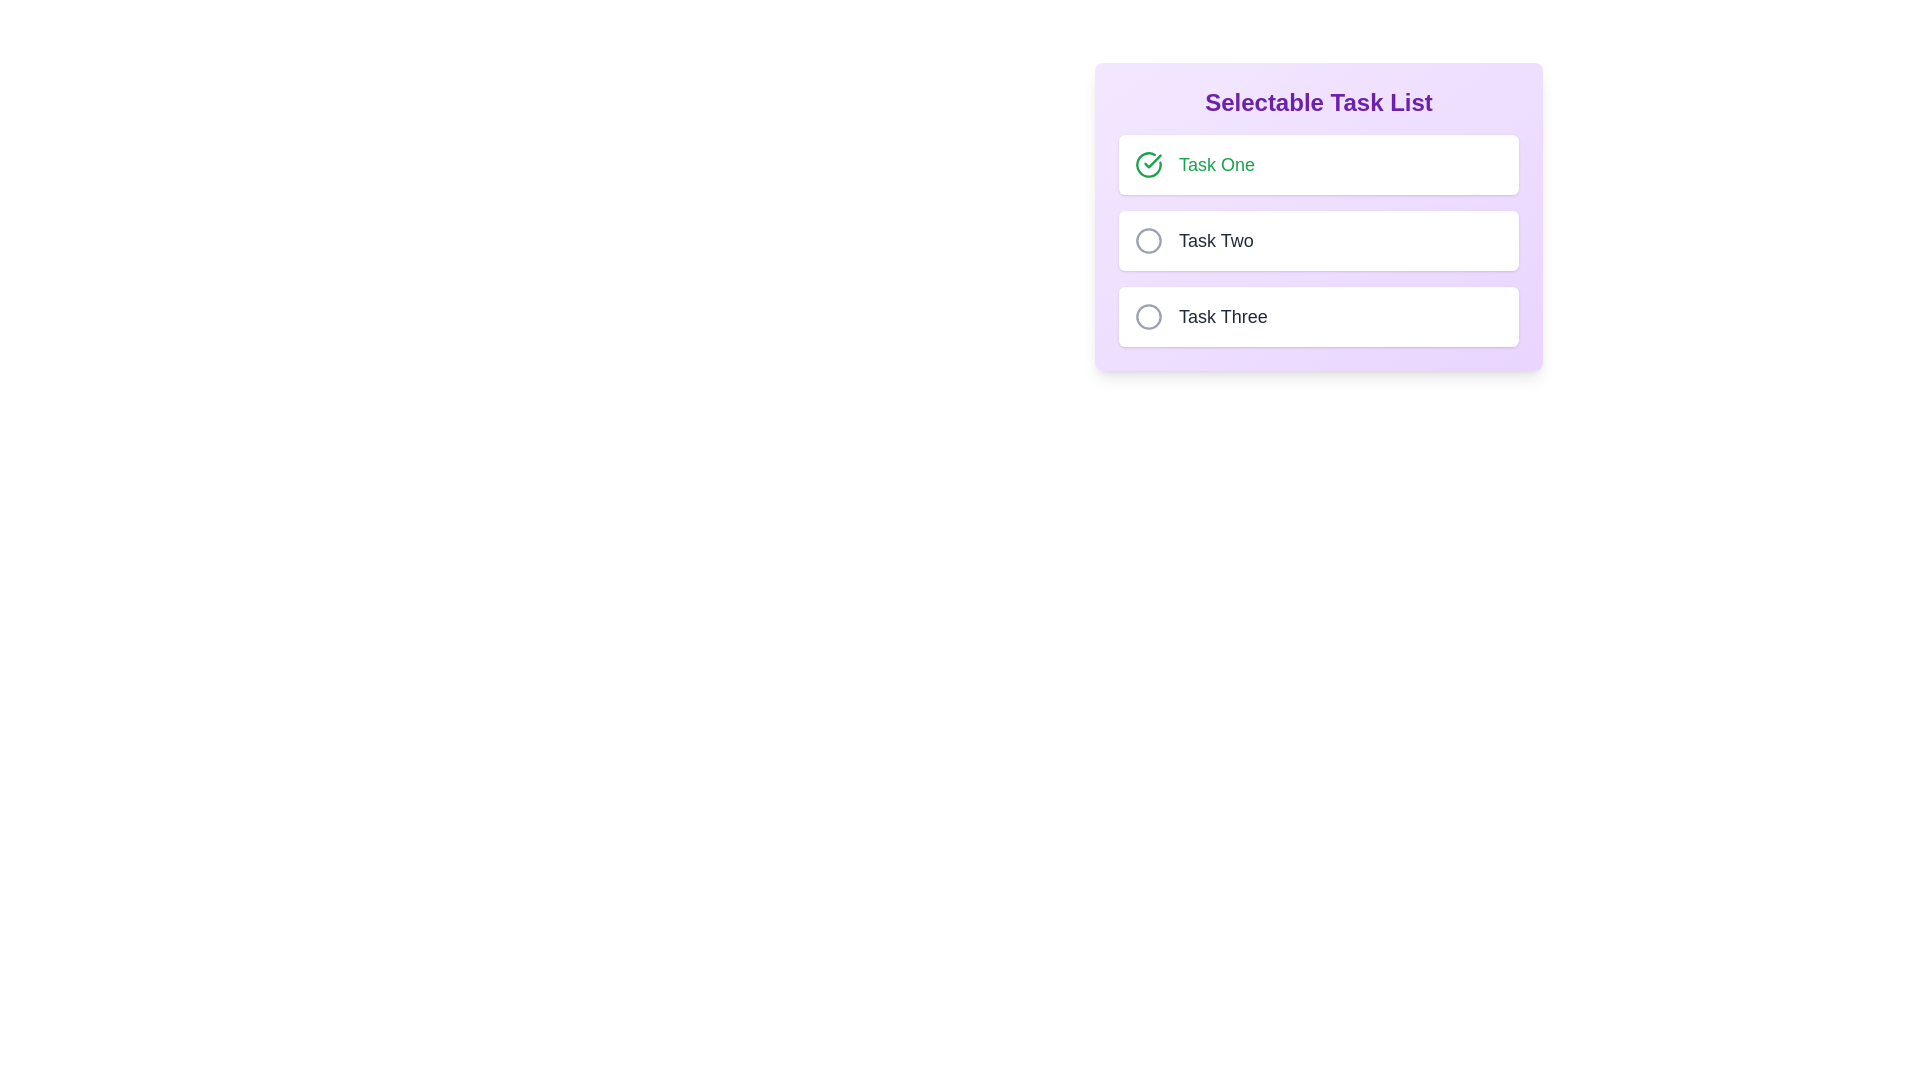 This screenshot has width=1920, height=1080. What do you see at coordinates (1148, 164) in the screenshot?
I see `the green circular checkmark icon located to the left of the text 'Task One'` at bounding box center [1148, 164].